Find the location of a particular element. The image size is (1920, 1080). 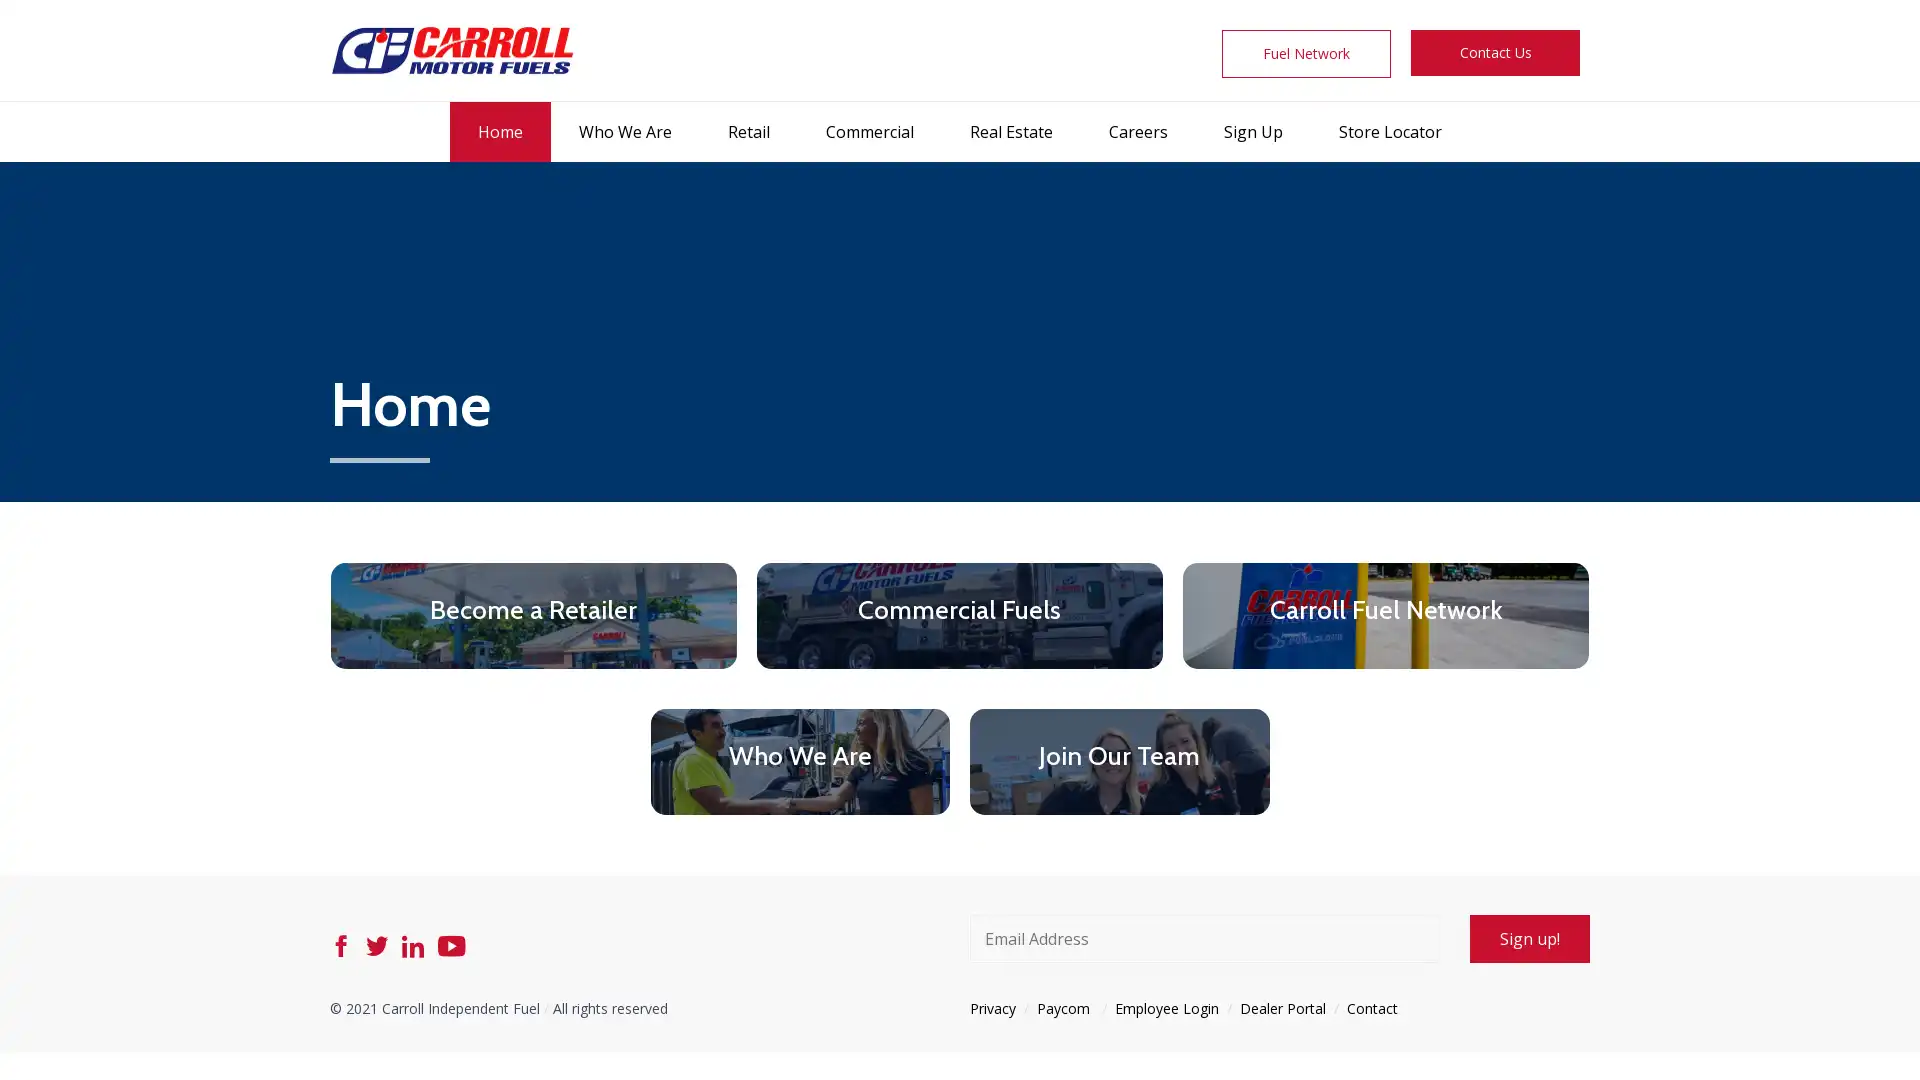

Contact Us is located at coordinates (1494, 52).